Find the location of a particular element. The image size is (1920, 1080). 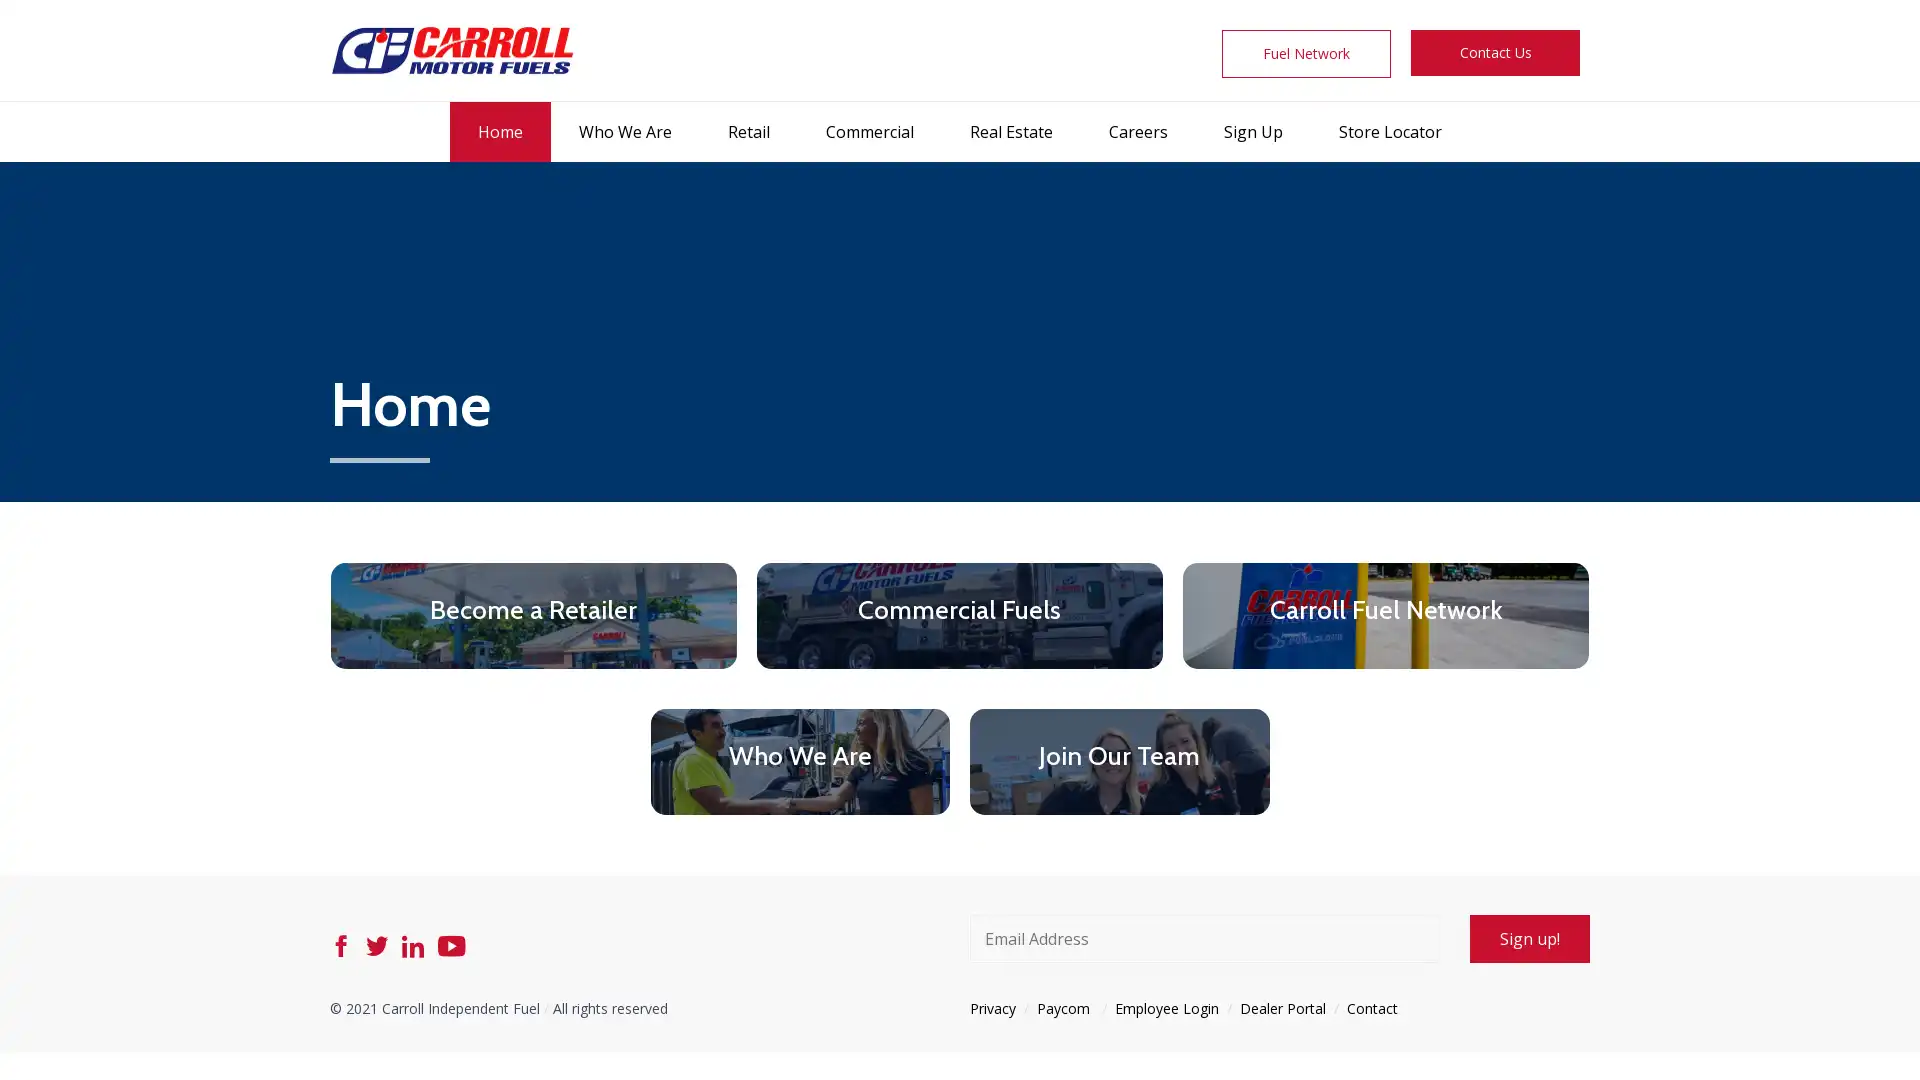

Contact Us is located at coordinates (1494, 52).